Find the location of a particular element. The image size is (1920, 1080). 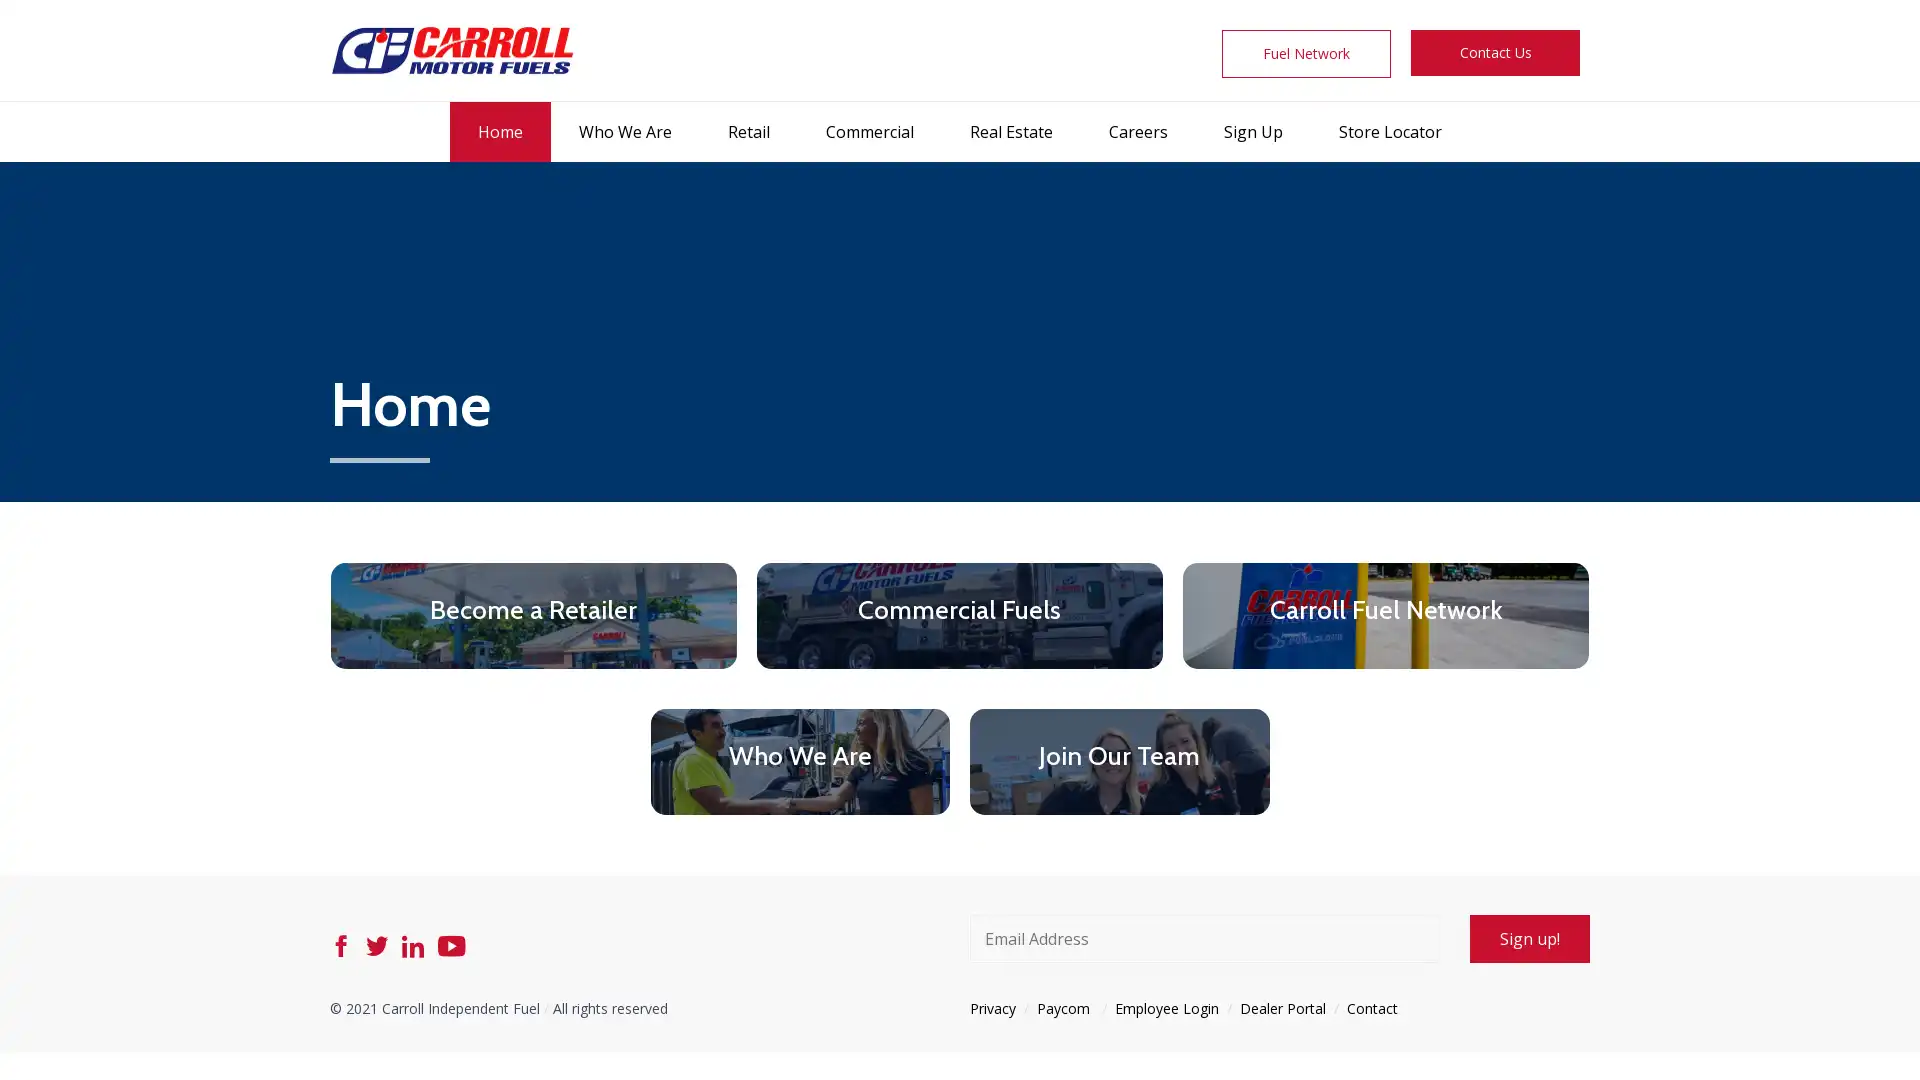

Contact Us is located at coordinates (1494, 52).